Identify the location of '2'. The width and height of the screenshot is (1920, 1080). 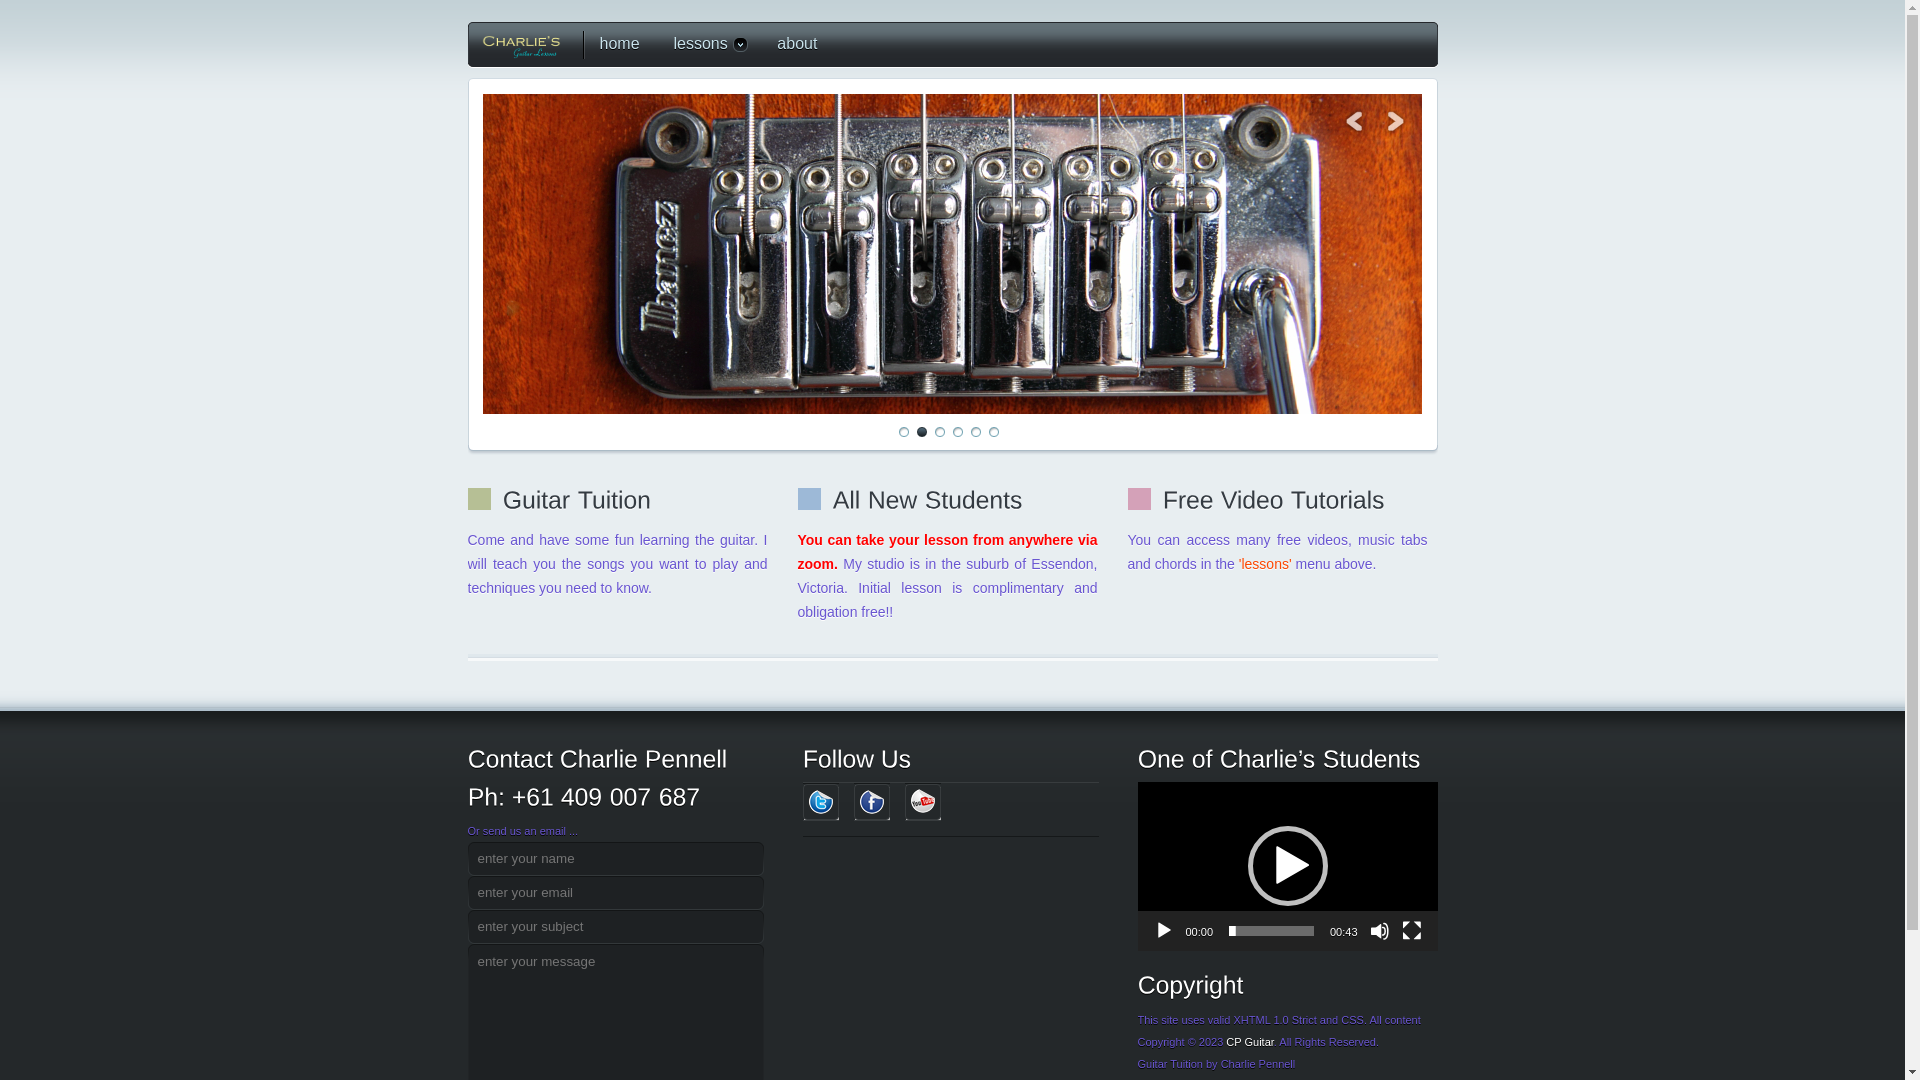
(915, 431).